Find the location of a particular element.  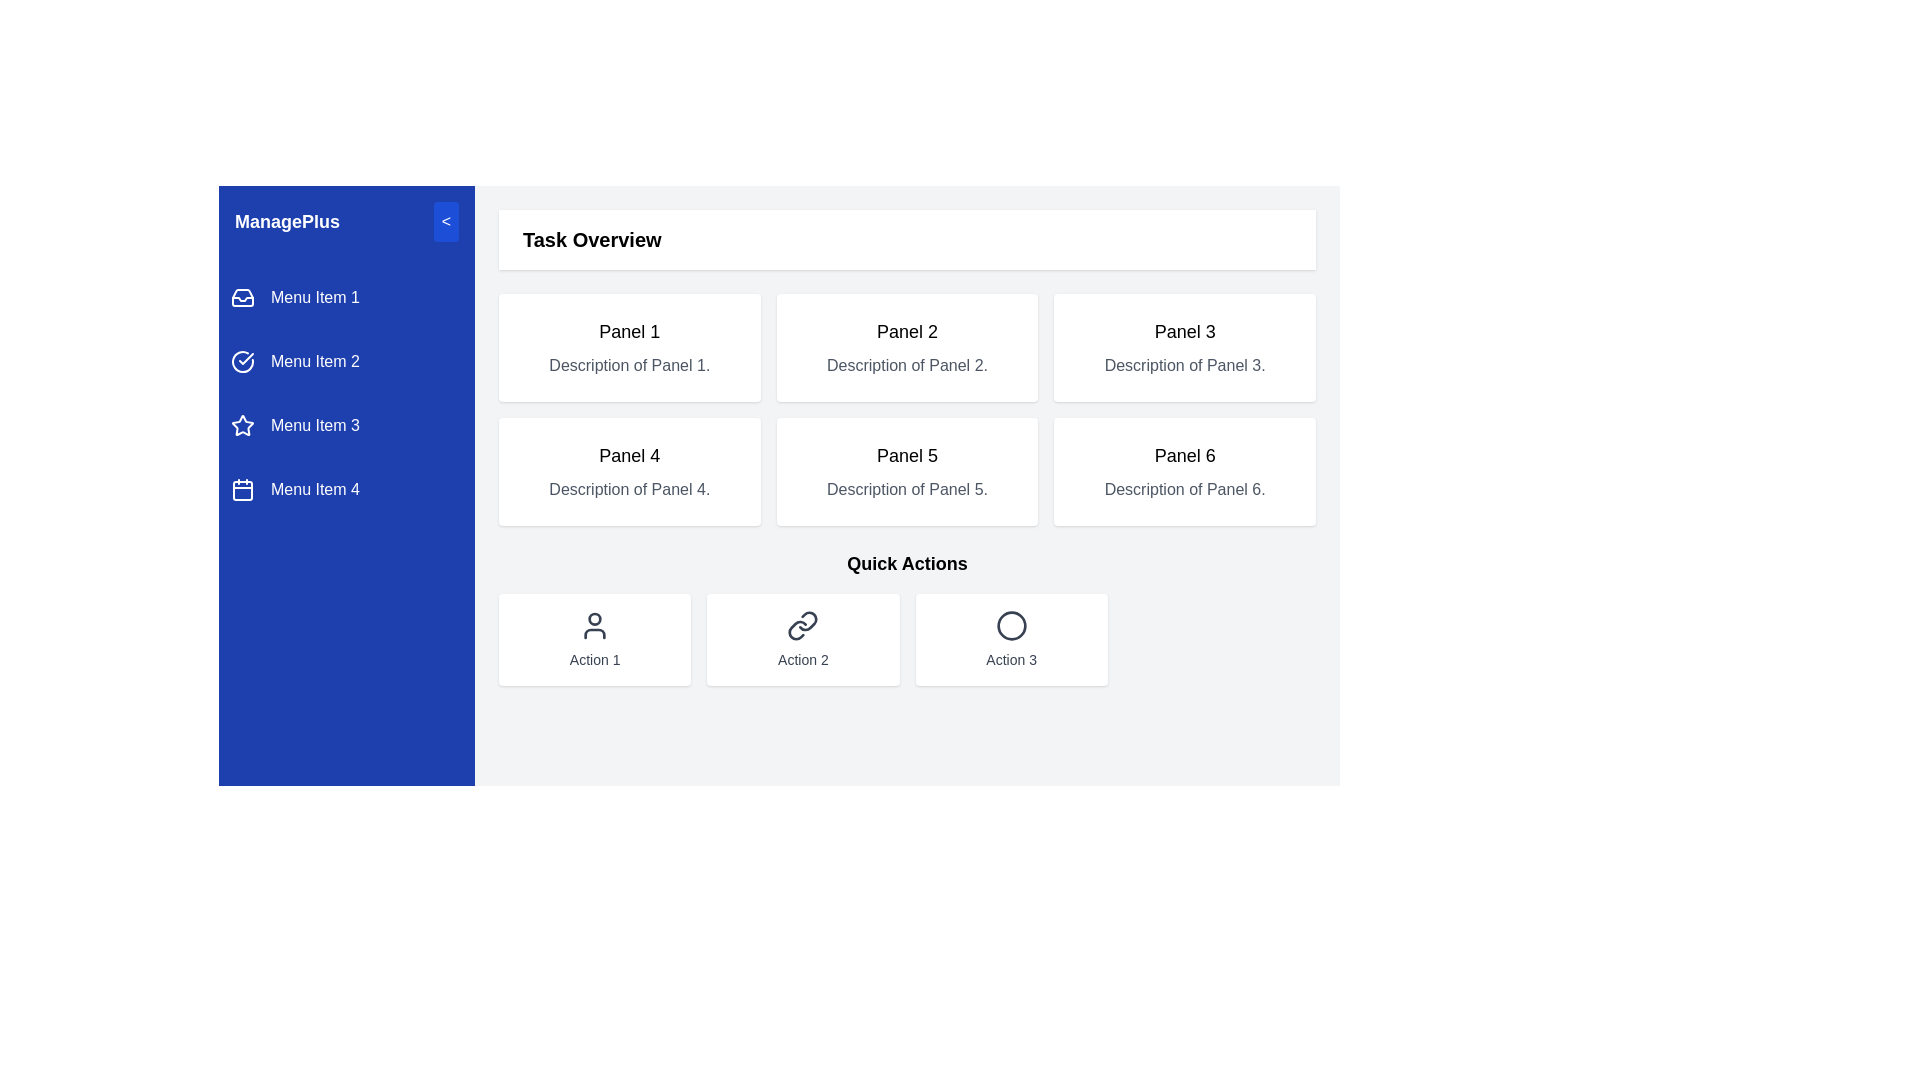

the second menu item in the sidebar is located at coordinates (346, 362).